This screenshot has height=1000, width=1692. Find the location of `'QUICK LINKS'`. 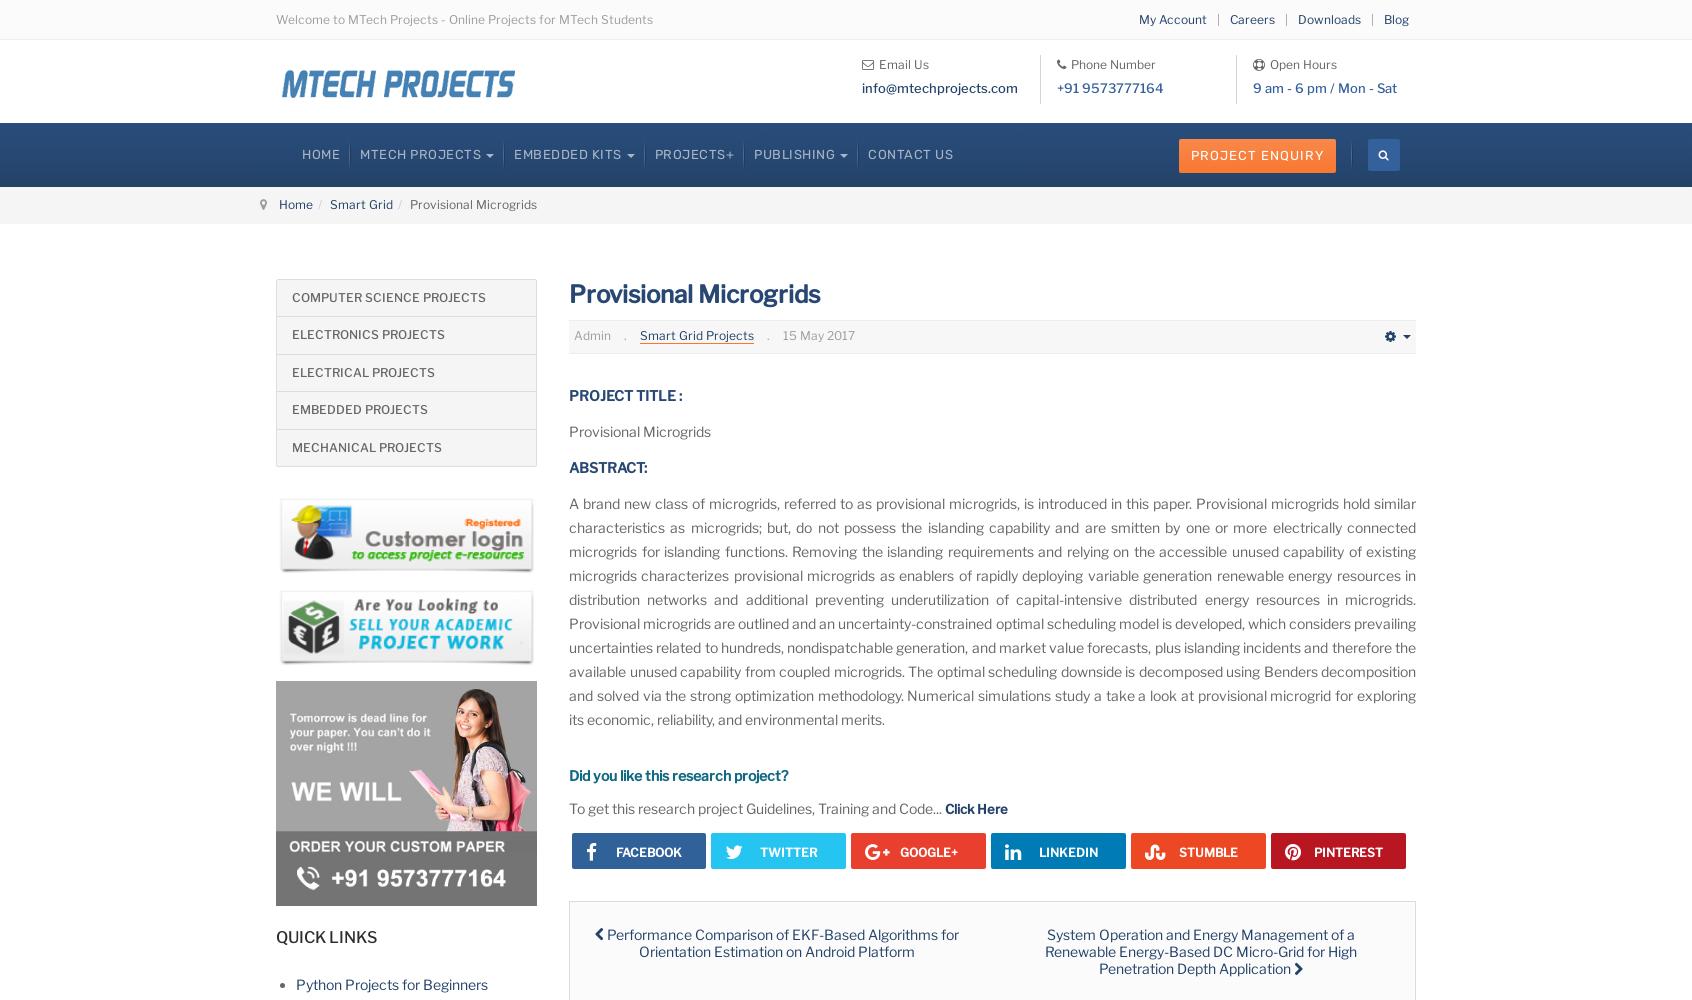

'QUICK LINKS' is located at coordinates (325, 937).